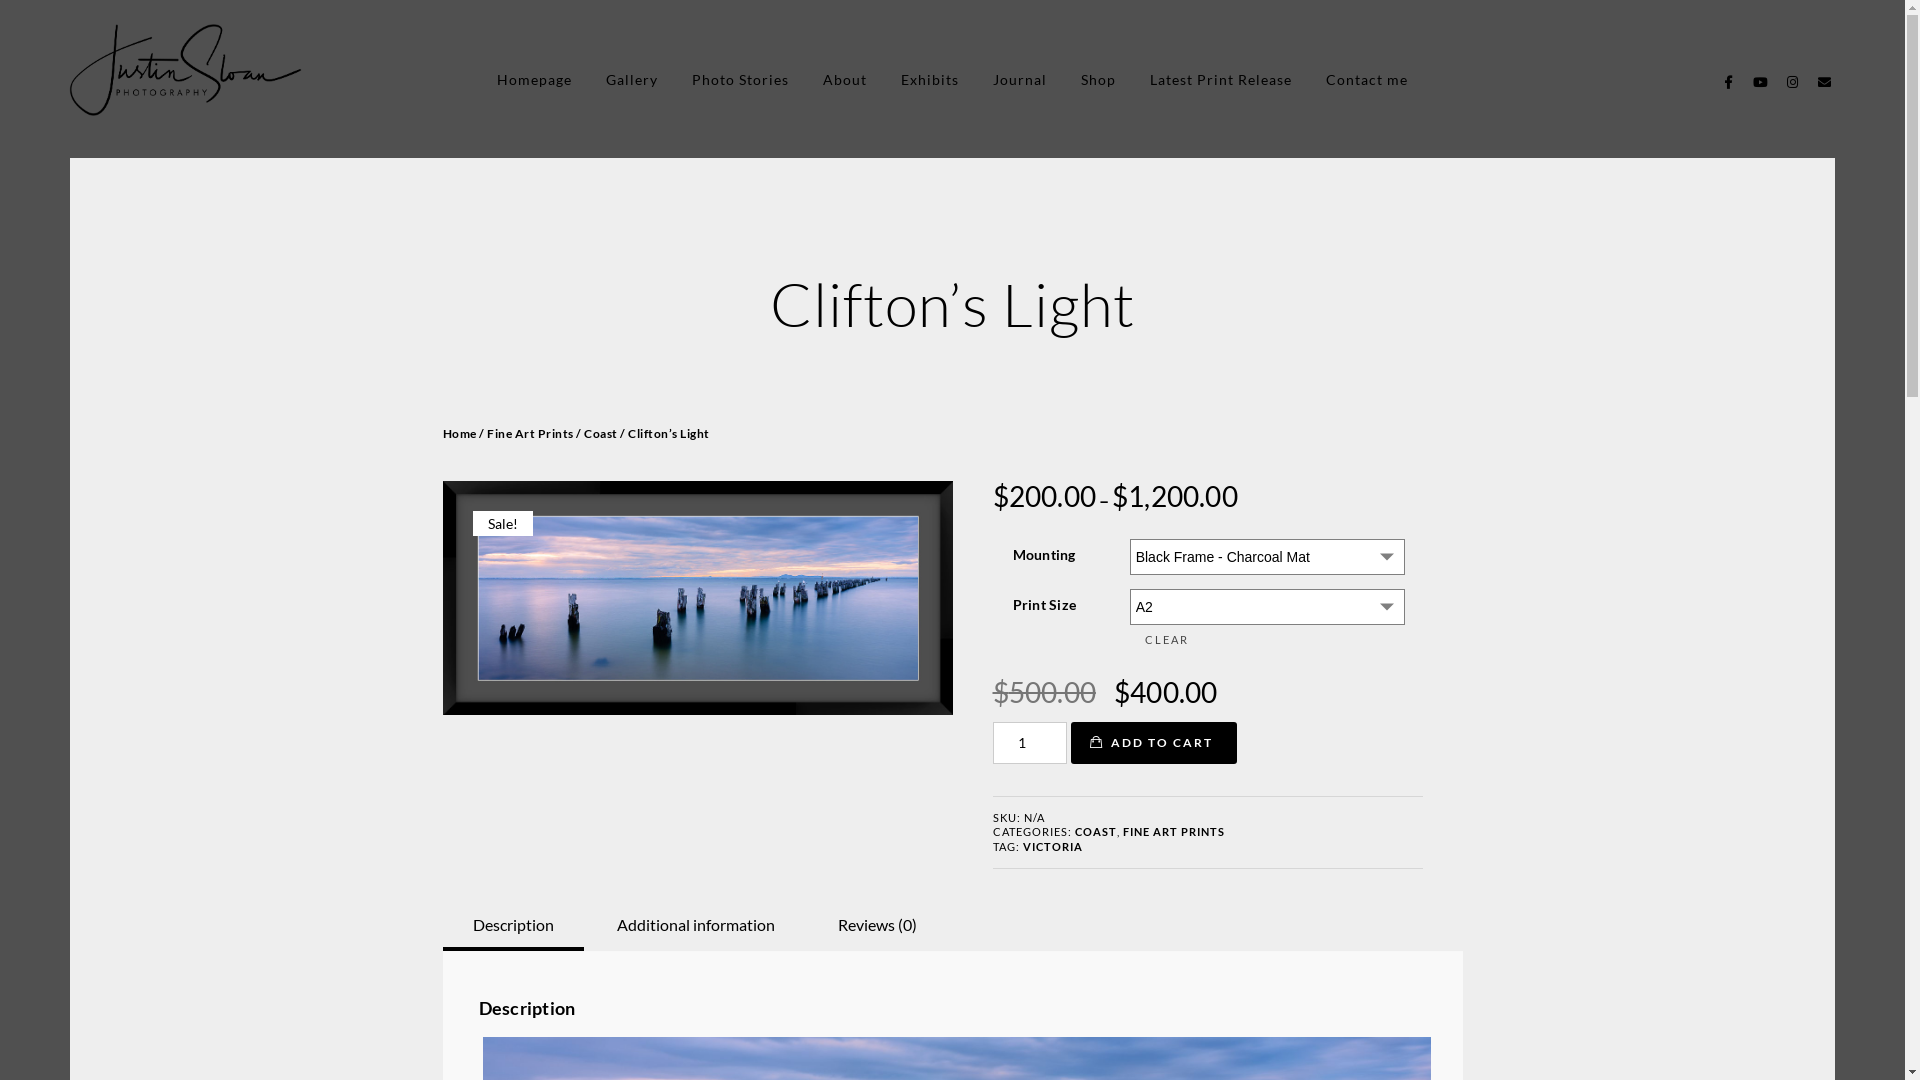  What do you see at coordinates (696, 596) in the screenshot?
I see `'JS0072CLLE_black-charcoal-65x24'` at bounding box center [696, 596].